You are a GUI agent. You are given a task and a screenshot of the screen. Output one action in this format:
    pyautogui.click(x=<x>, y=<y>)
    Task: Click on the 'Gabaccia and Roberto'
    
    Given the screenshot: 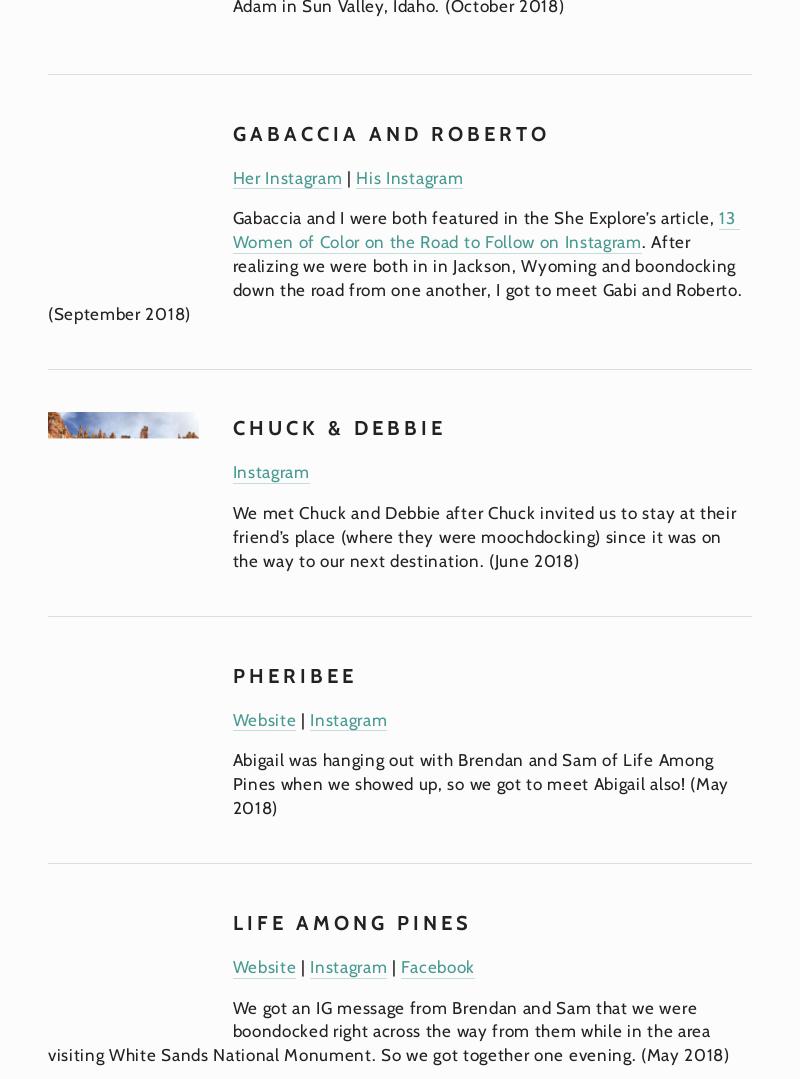 What is the action you would take?
    pyautogui.click(x=231, y=132)
    